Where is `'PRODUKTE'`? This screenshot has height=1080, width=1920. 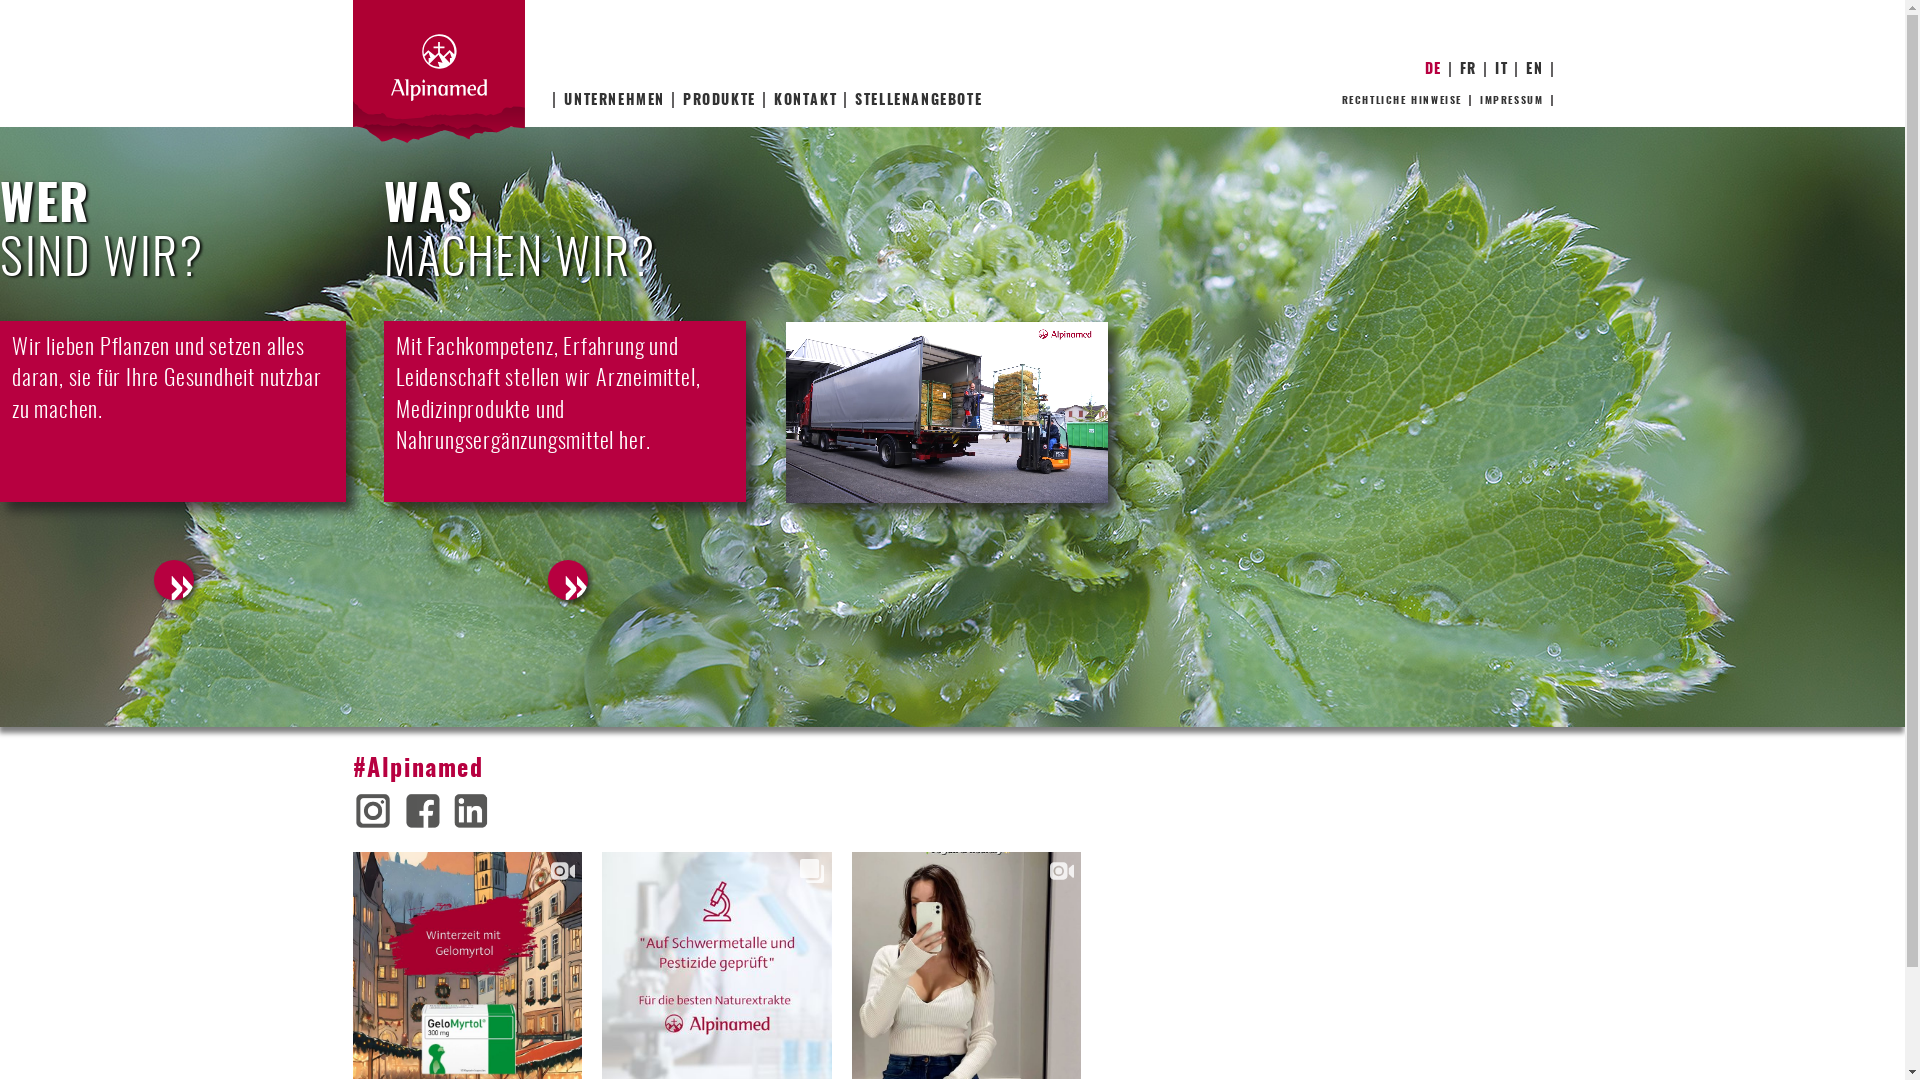
'PRODUKTE' is located at coordinates (717, 100).